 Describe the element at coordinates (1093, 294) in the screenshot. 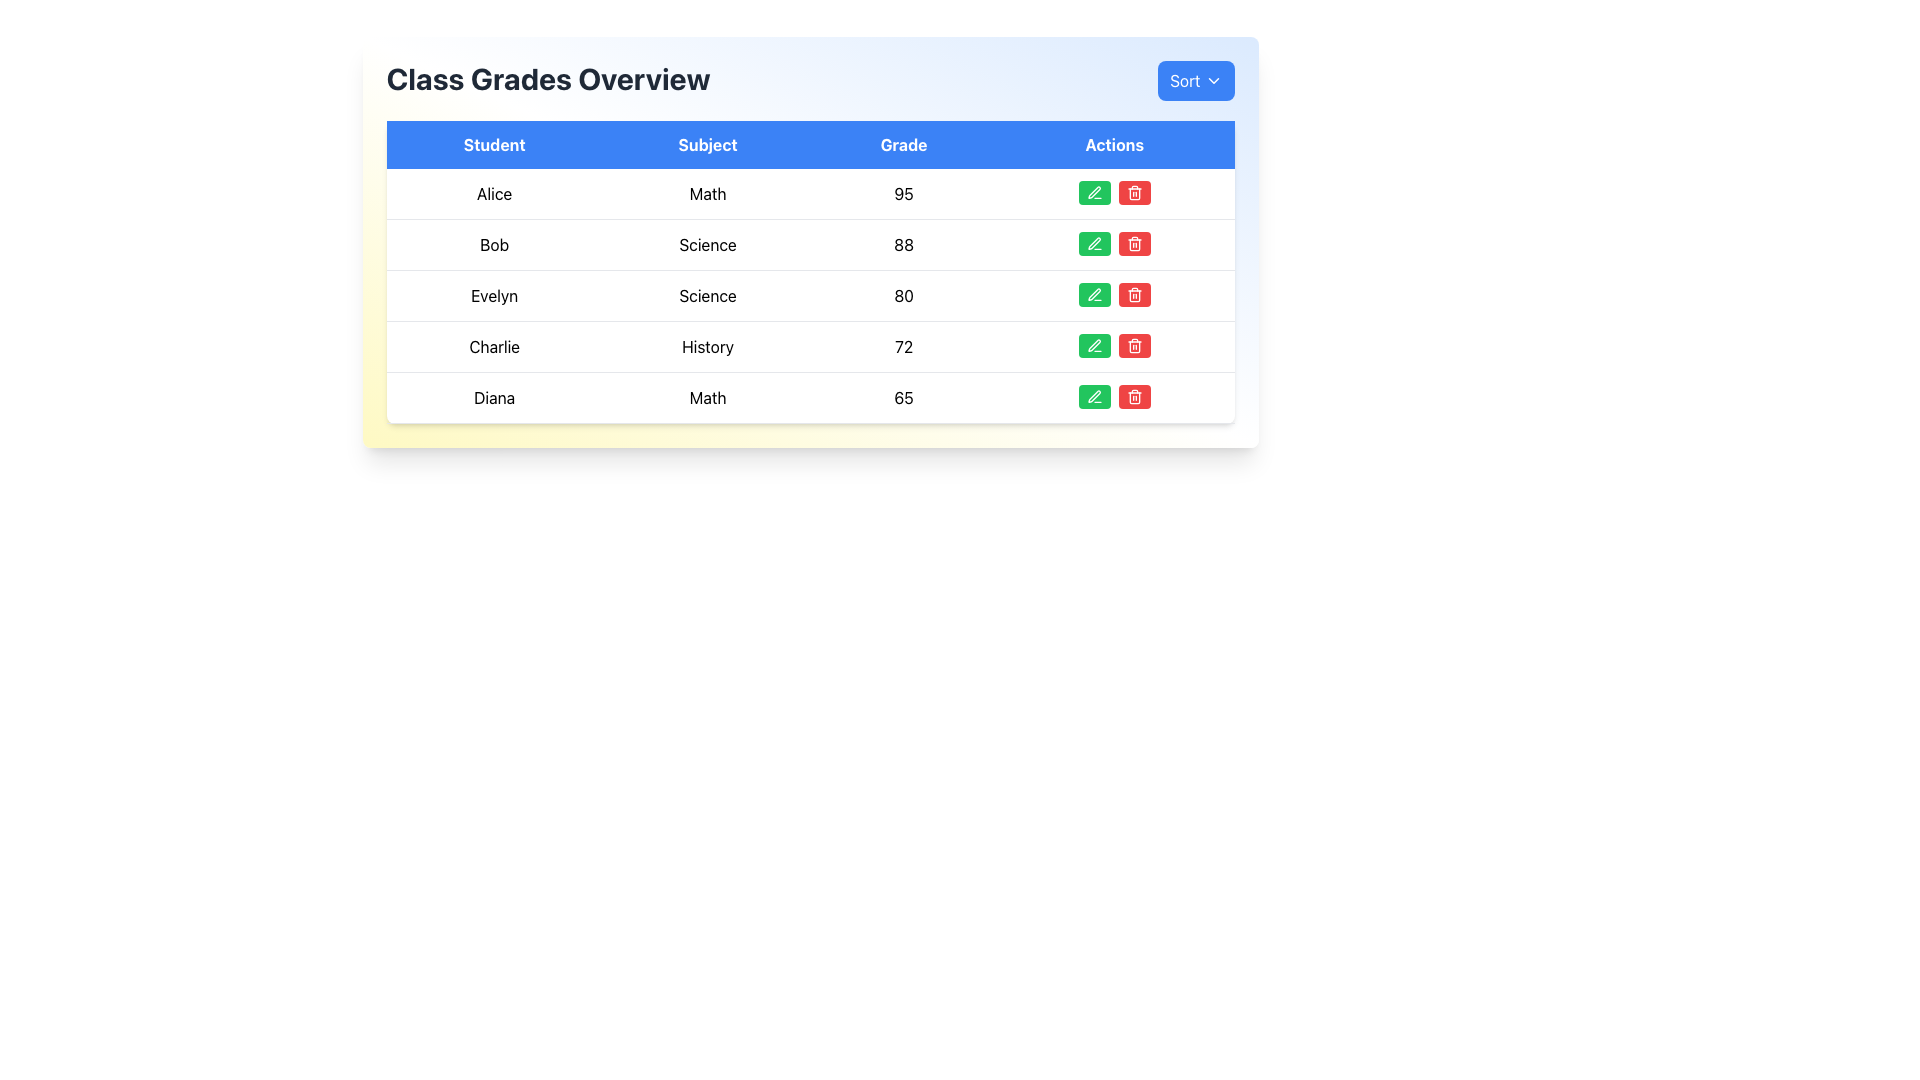

I see `the edit icon (pen/pencil) within the green button in the 'Actions' column of the table for student Evelyn, located in the third row` at that location.